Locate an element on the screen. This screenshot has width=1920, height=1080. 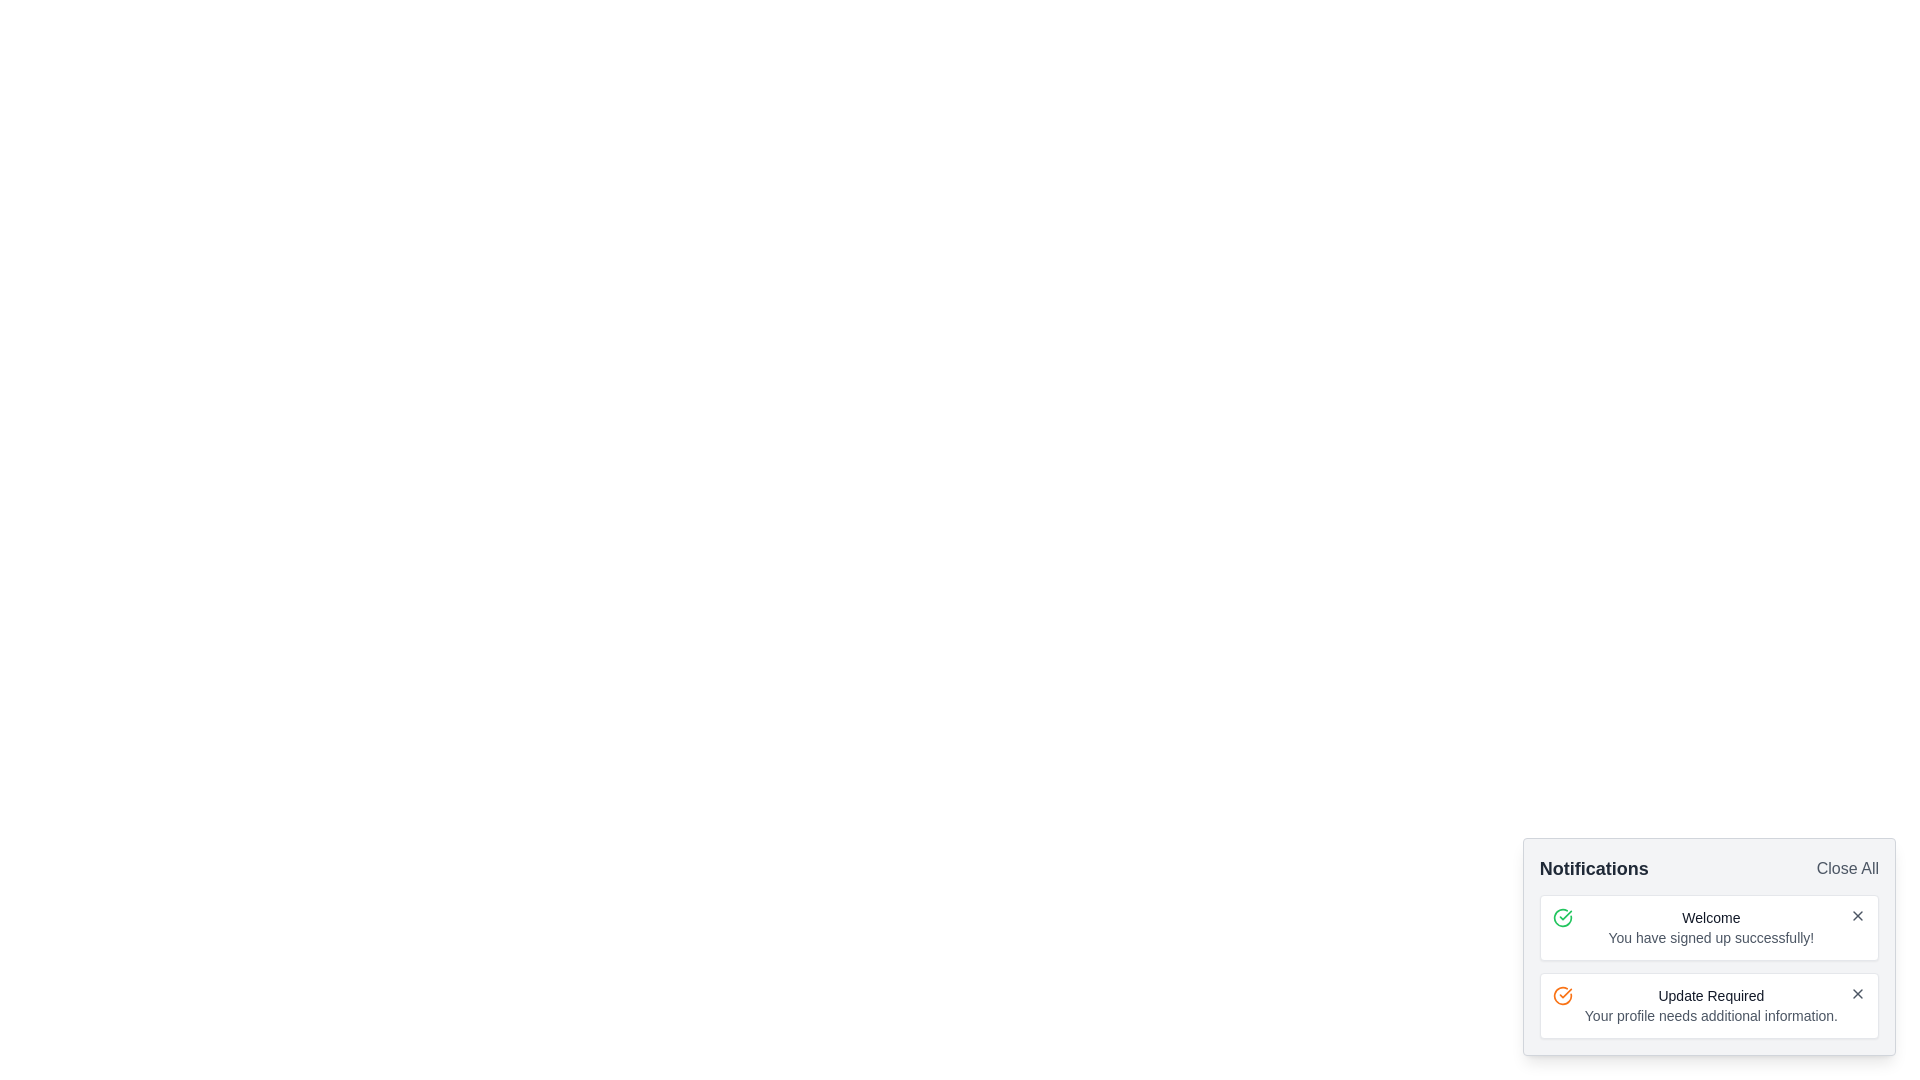
the confirmation message text located centrally below the 'Welcome' text within the notification card in the bottom-right corner of the interface is located at coordinates (1710, 937).